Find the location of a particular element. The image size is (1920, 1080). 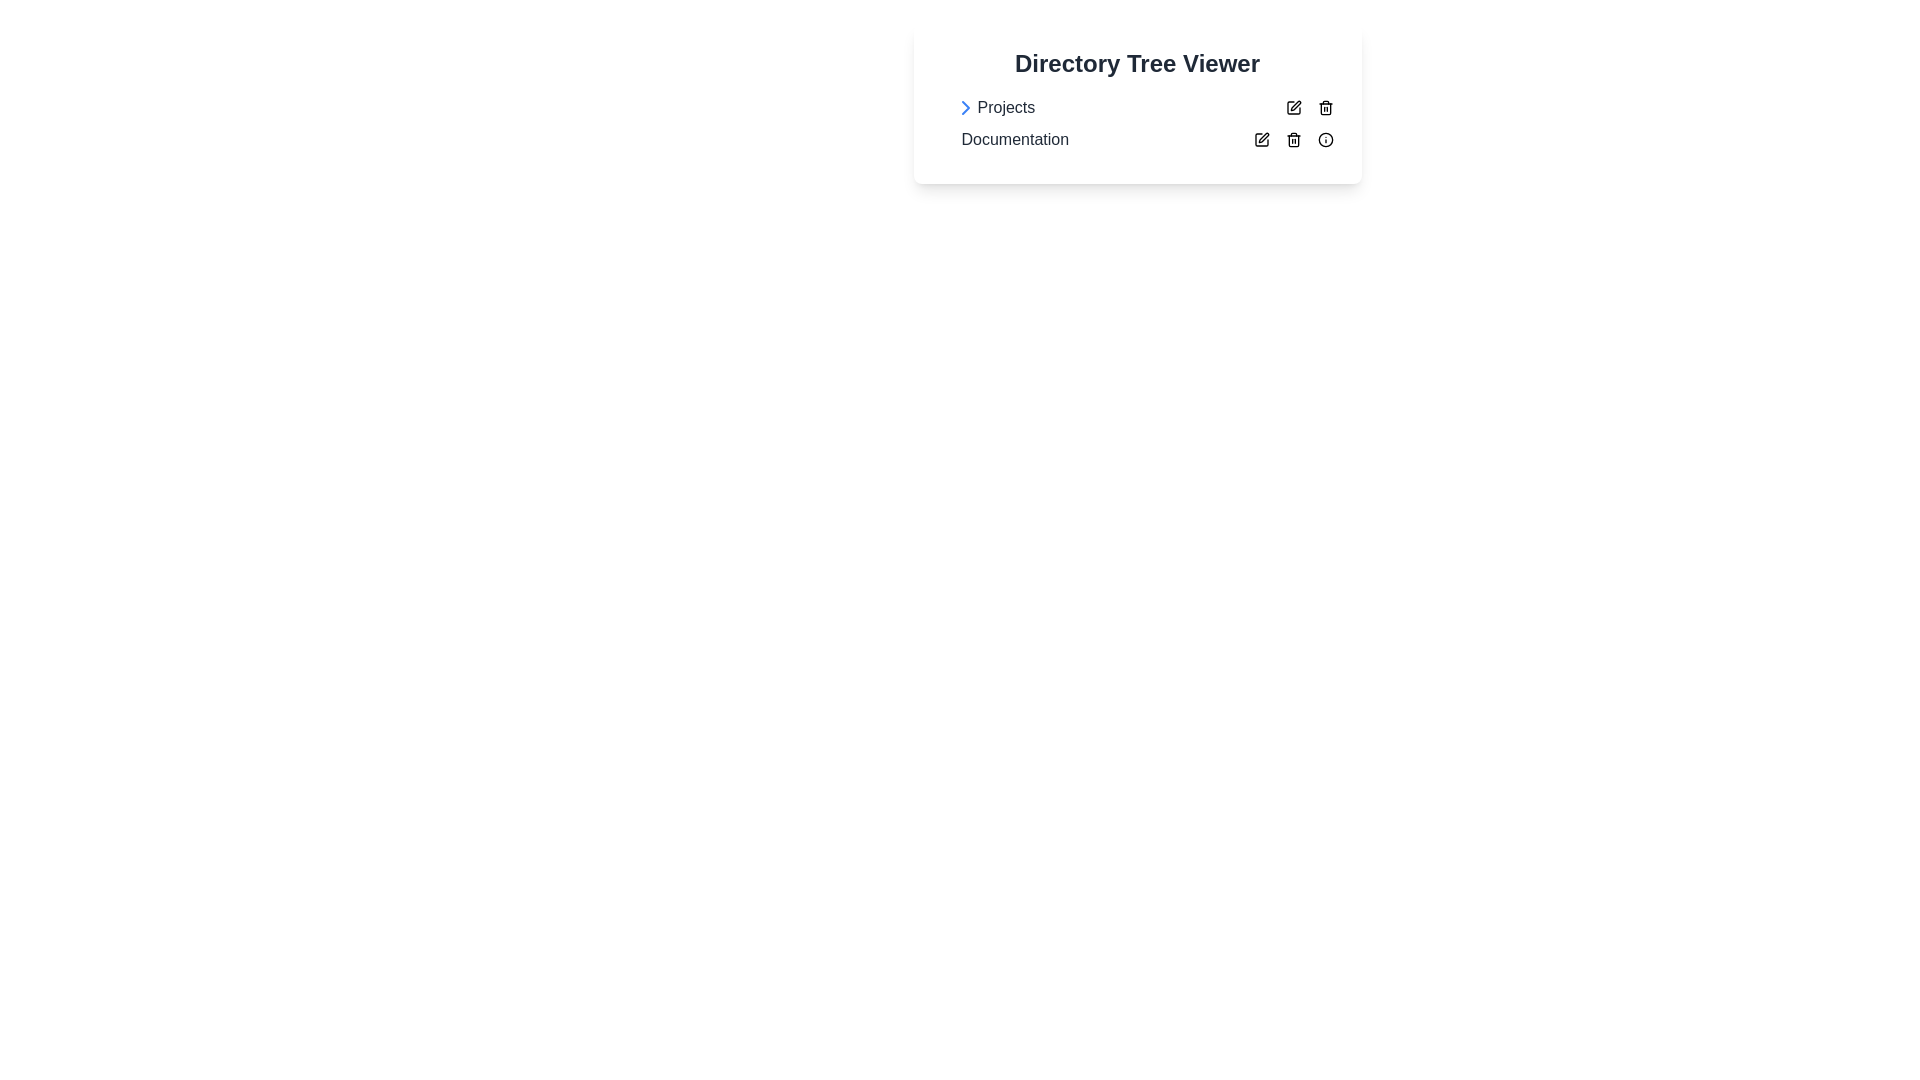

the interactive icon located in the upper right corner of the 'Directory Tree Viewer' application card is located at coordinates (1295, 105).